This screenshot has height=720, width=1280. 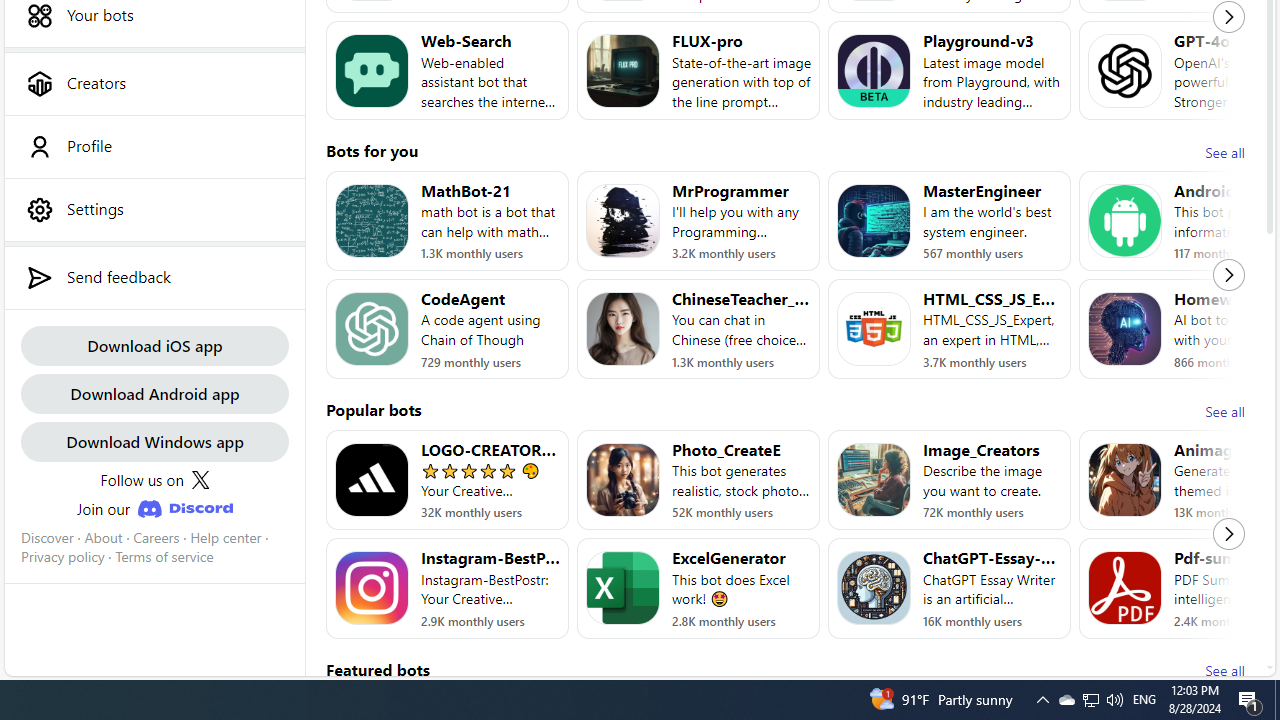 I want to click on 'Bot image for MrProgrammer', so click(x=622, y=220).